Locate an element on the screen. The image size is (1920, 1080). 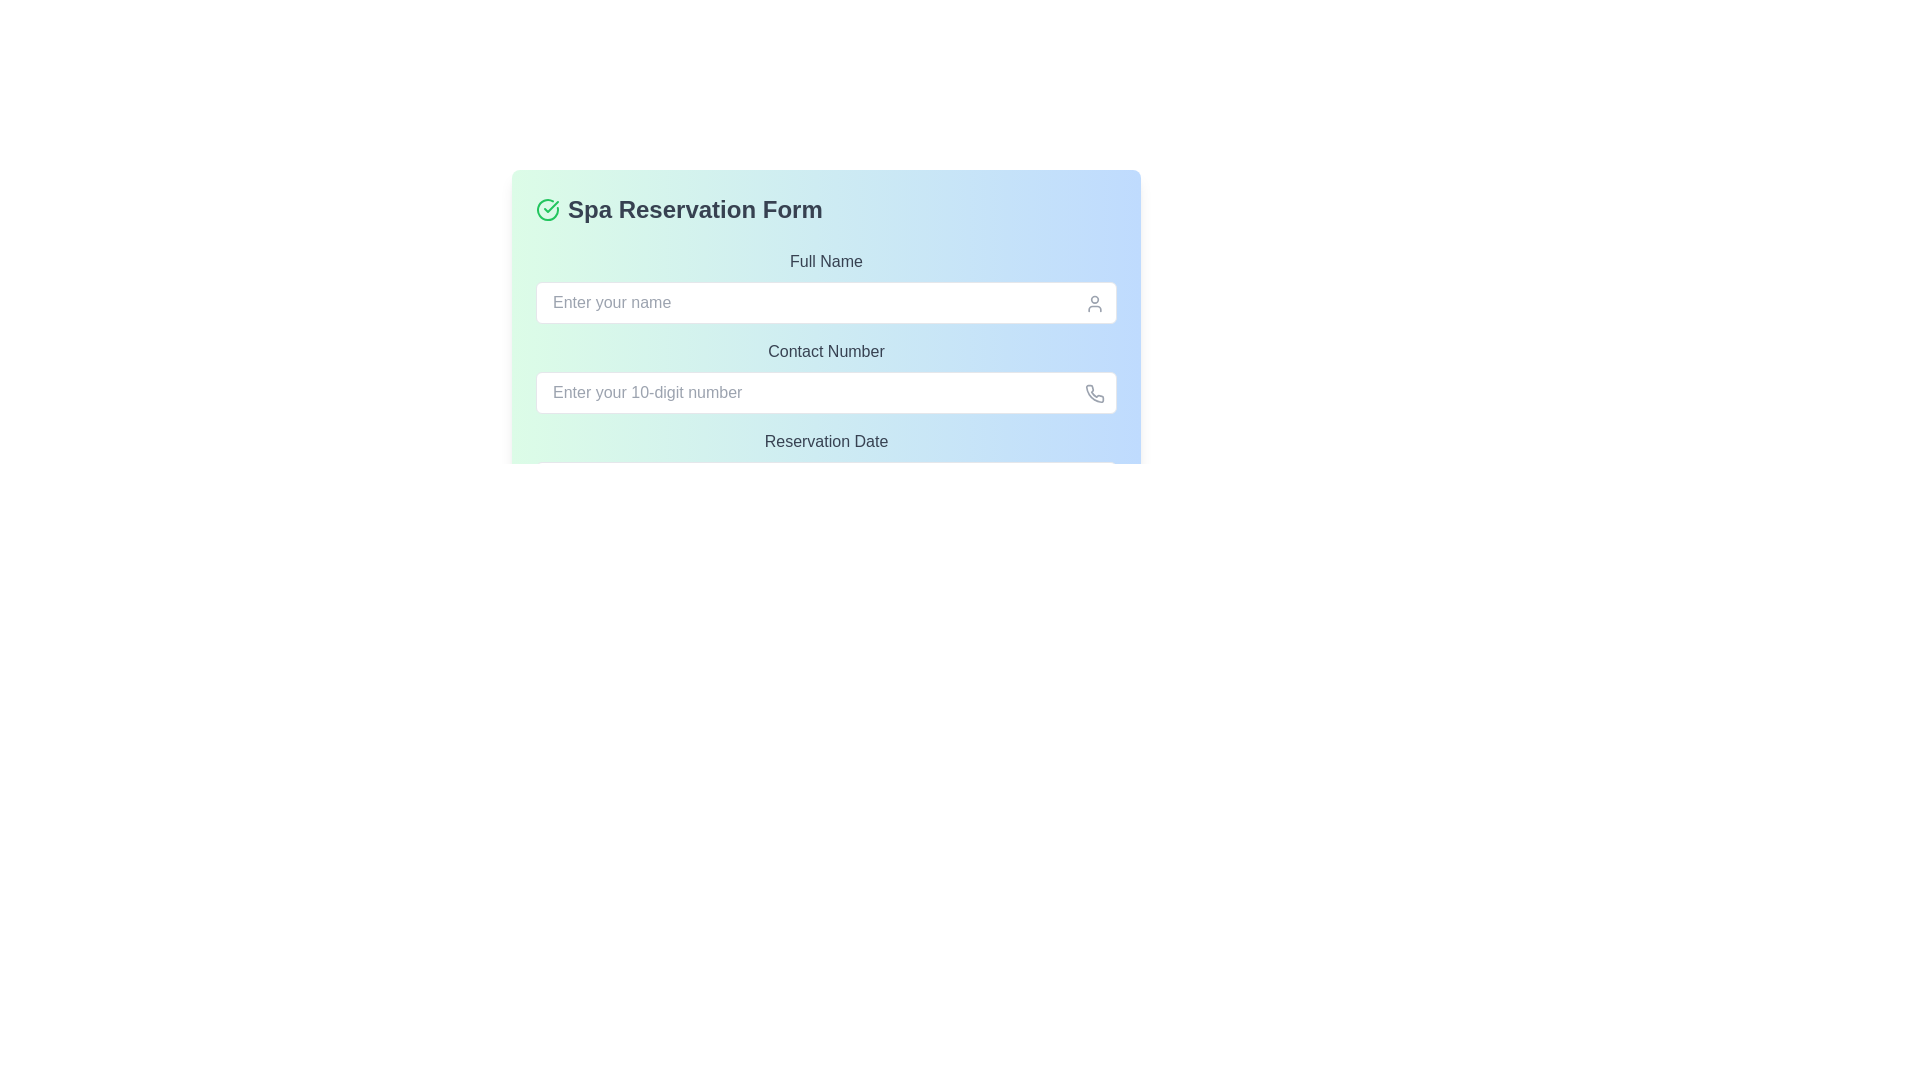
the phone number icon located to the far right of the input field with the placeholder 'Enter your 10-digit number.' is located at coordinates (1093, 393).